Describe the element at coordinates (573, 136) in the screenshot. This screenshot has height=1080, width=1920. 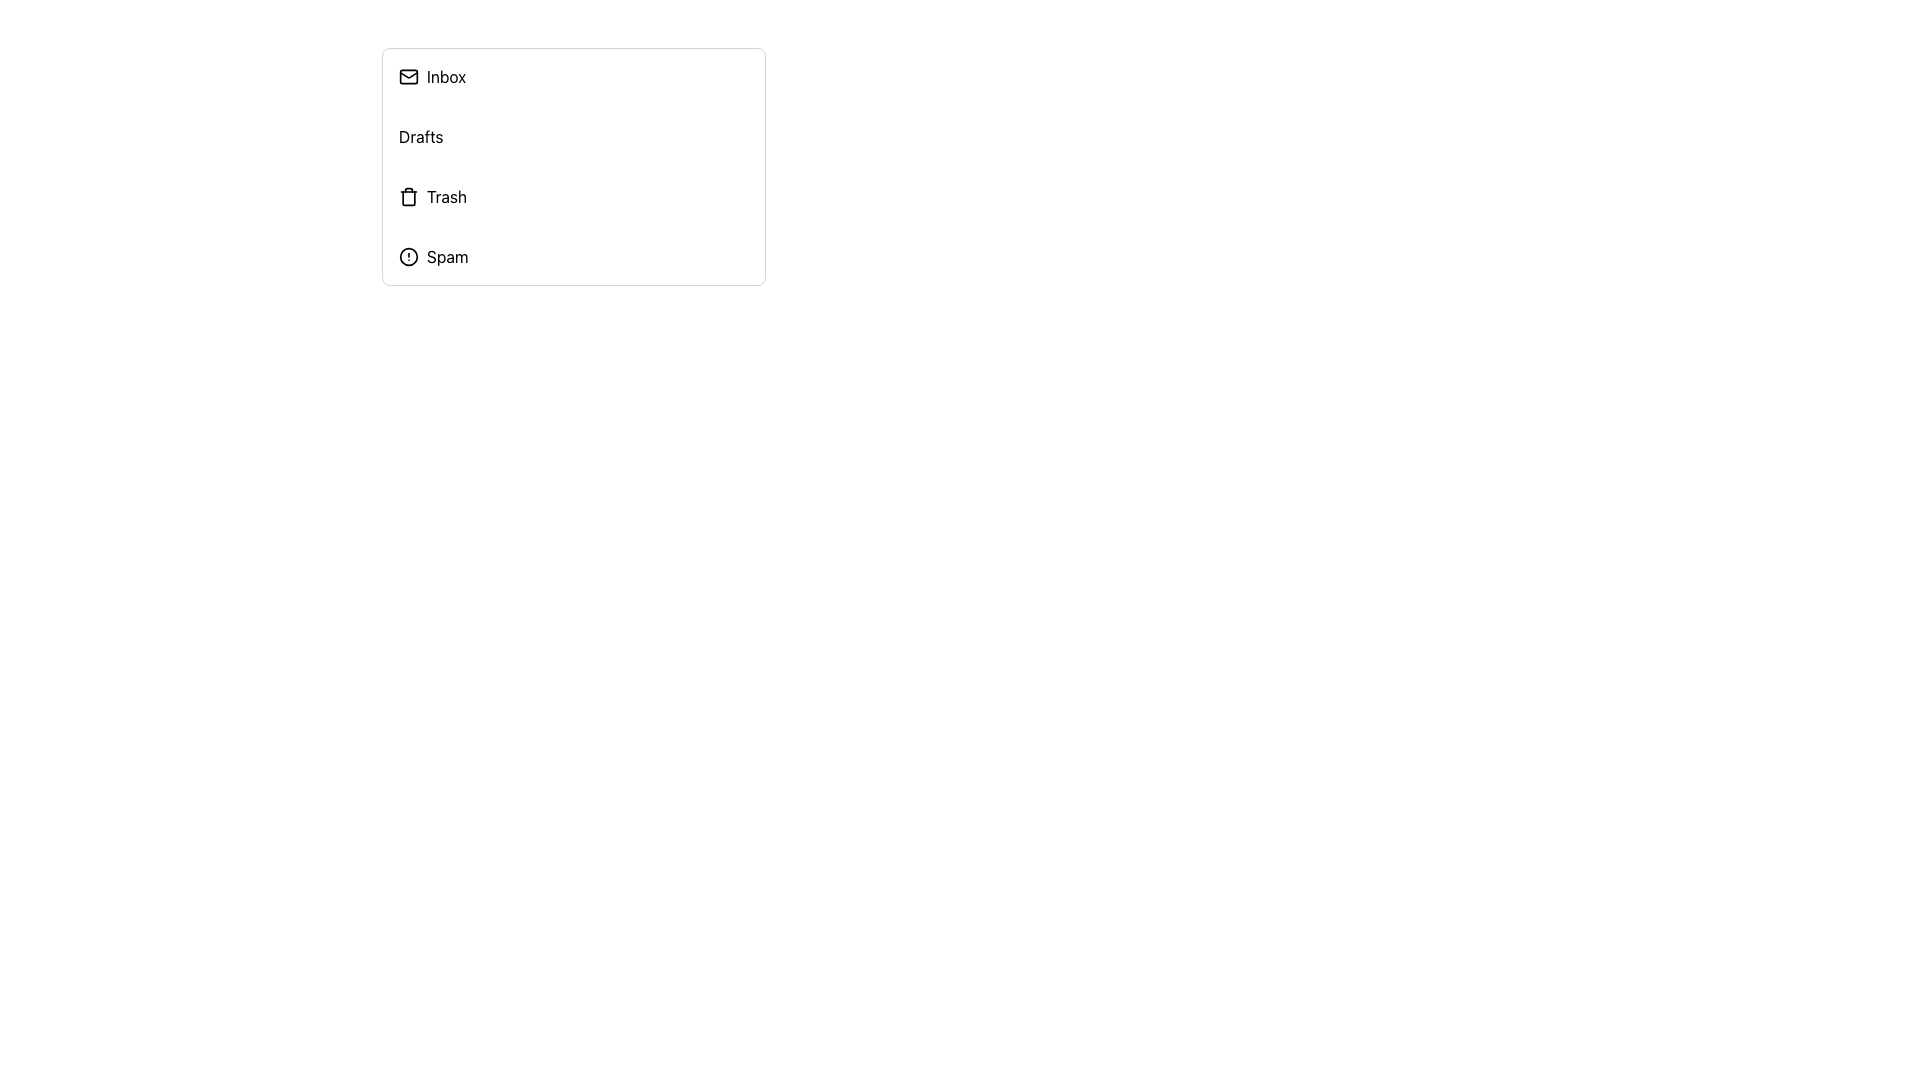
I see `the 'Drafts' list item in the vertical menu` at that location.